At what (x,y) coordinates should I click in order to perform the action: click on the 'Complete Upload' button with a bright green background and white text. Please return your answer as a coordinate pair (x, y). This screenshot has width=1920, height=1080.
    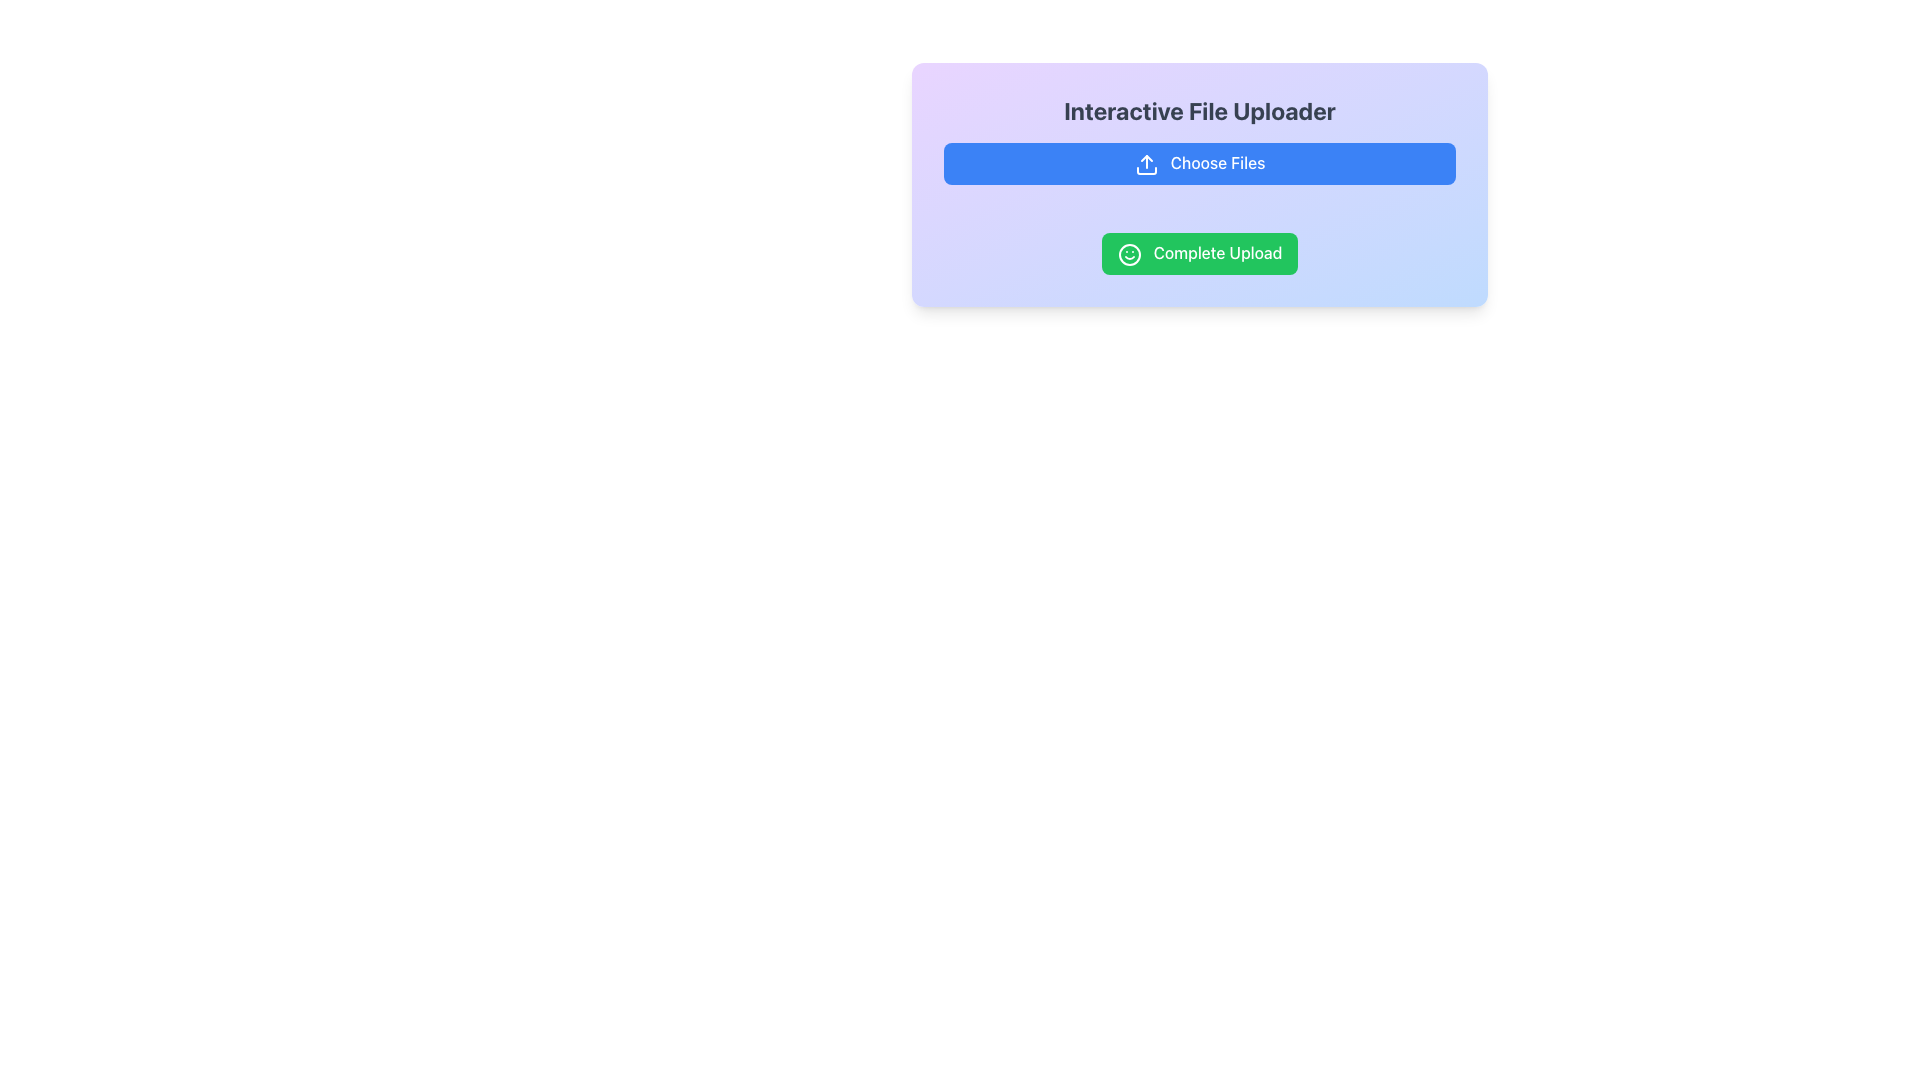
    Looking at the image, I should click on (1200, 252).